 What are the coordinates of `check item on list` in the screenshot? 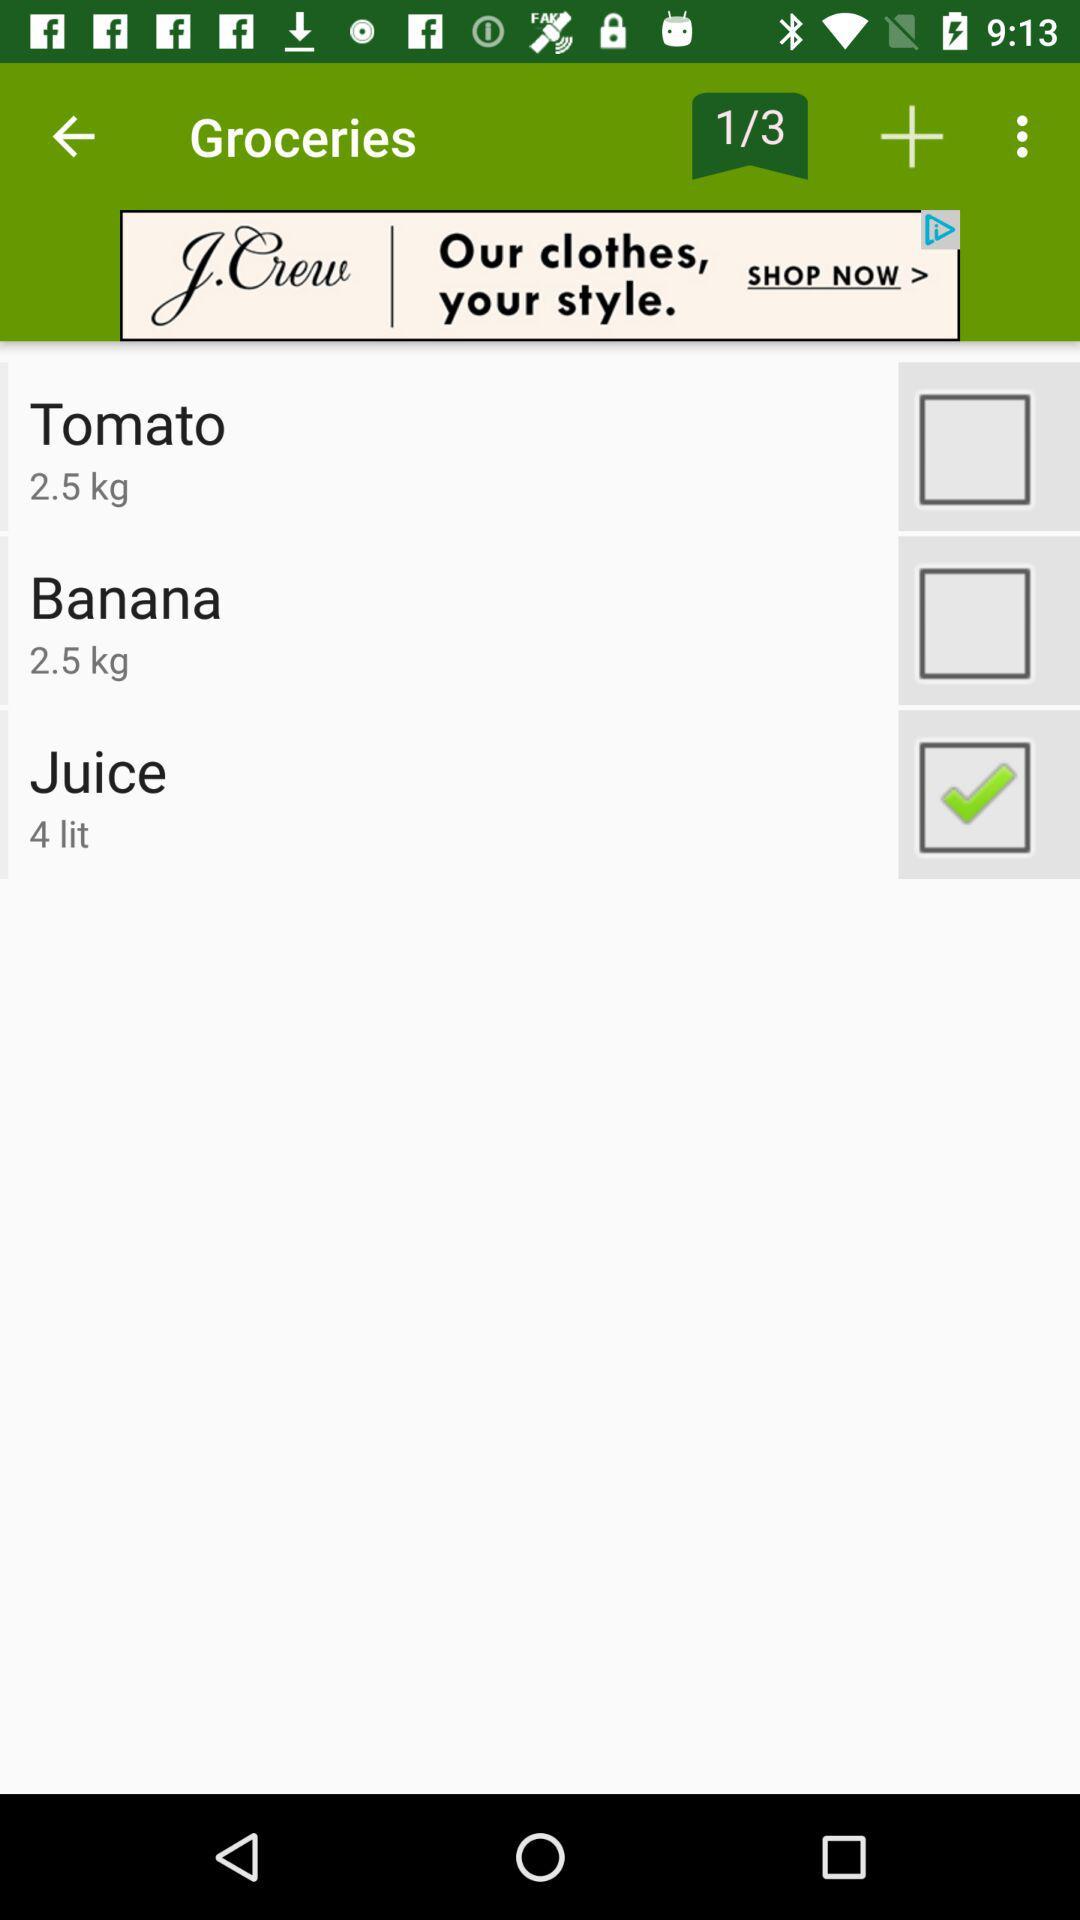 It's located at (988, 793).